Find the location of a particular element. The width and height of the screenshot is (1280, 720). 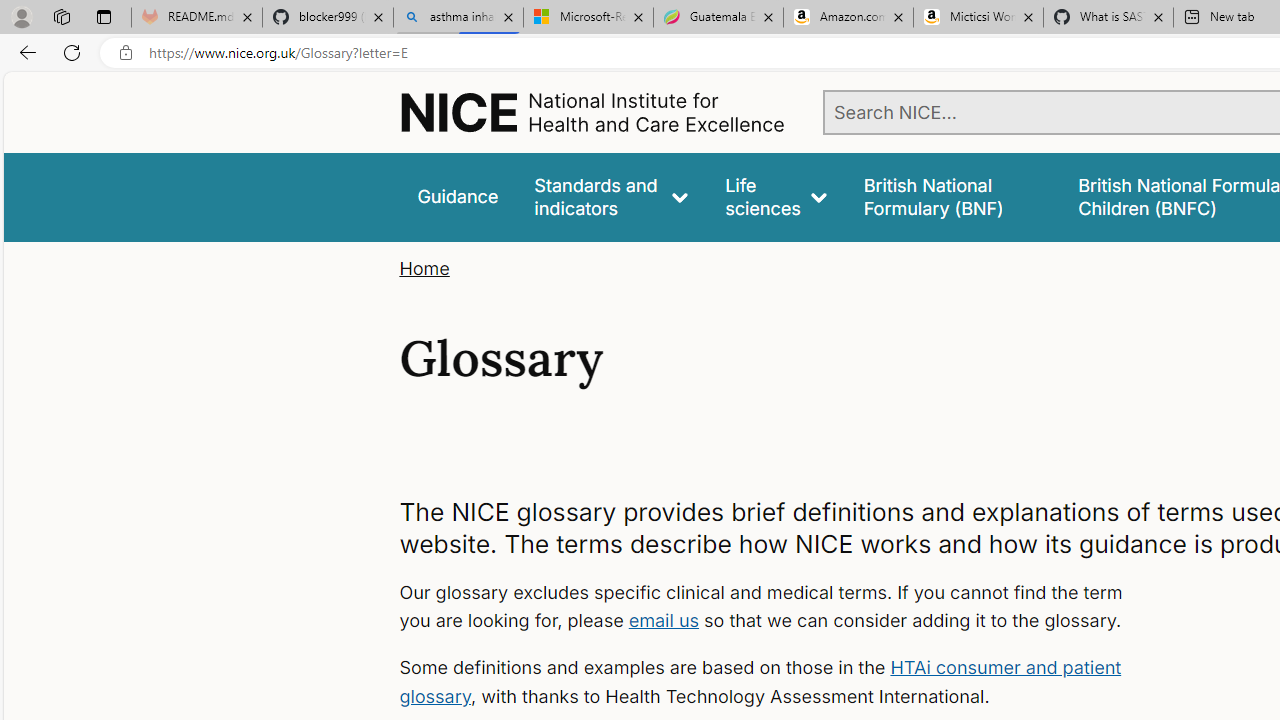

'Refresh' is located at coordinates (72, 51).